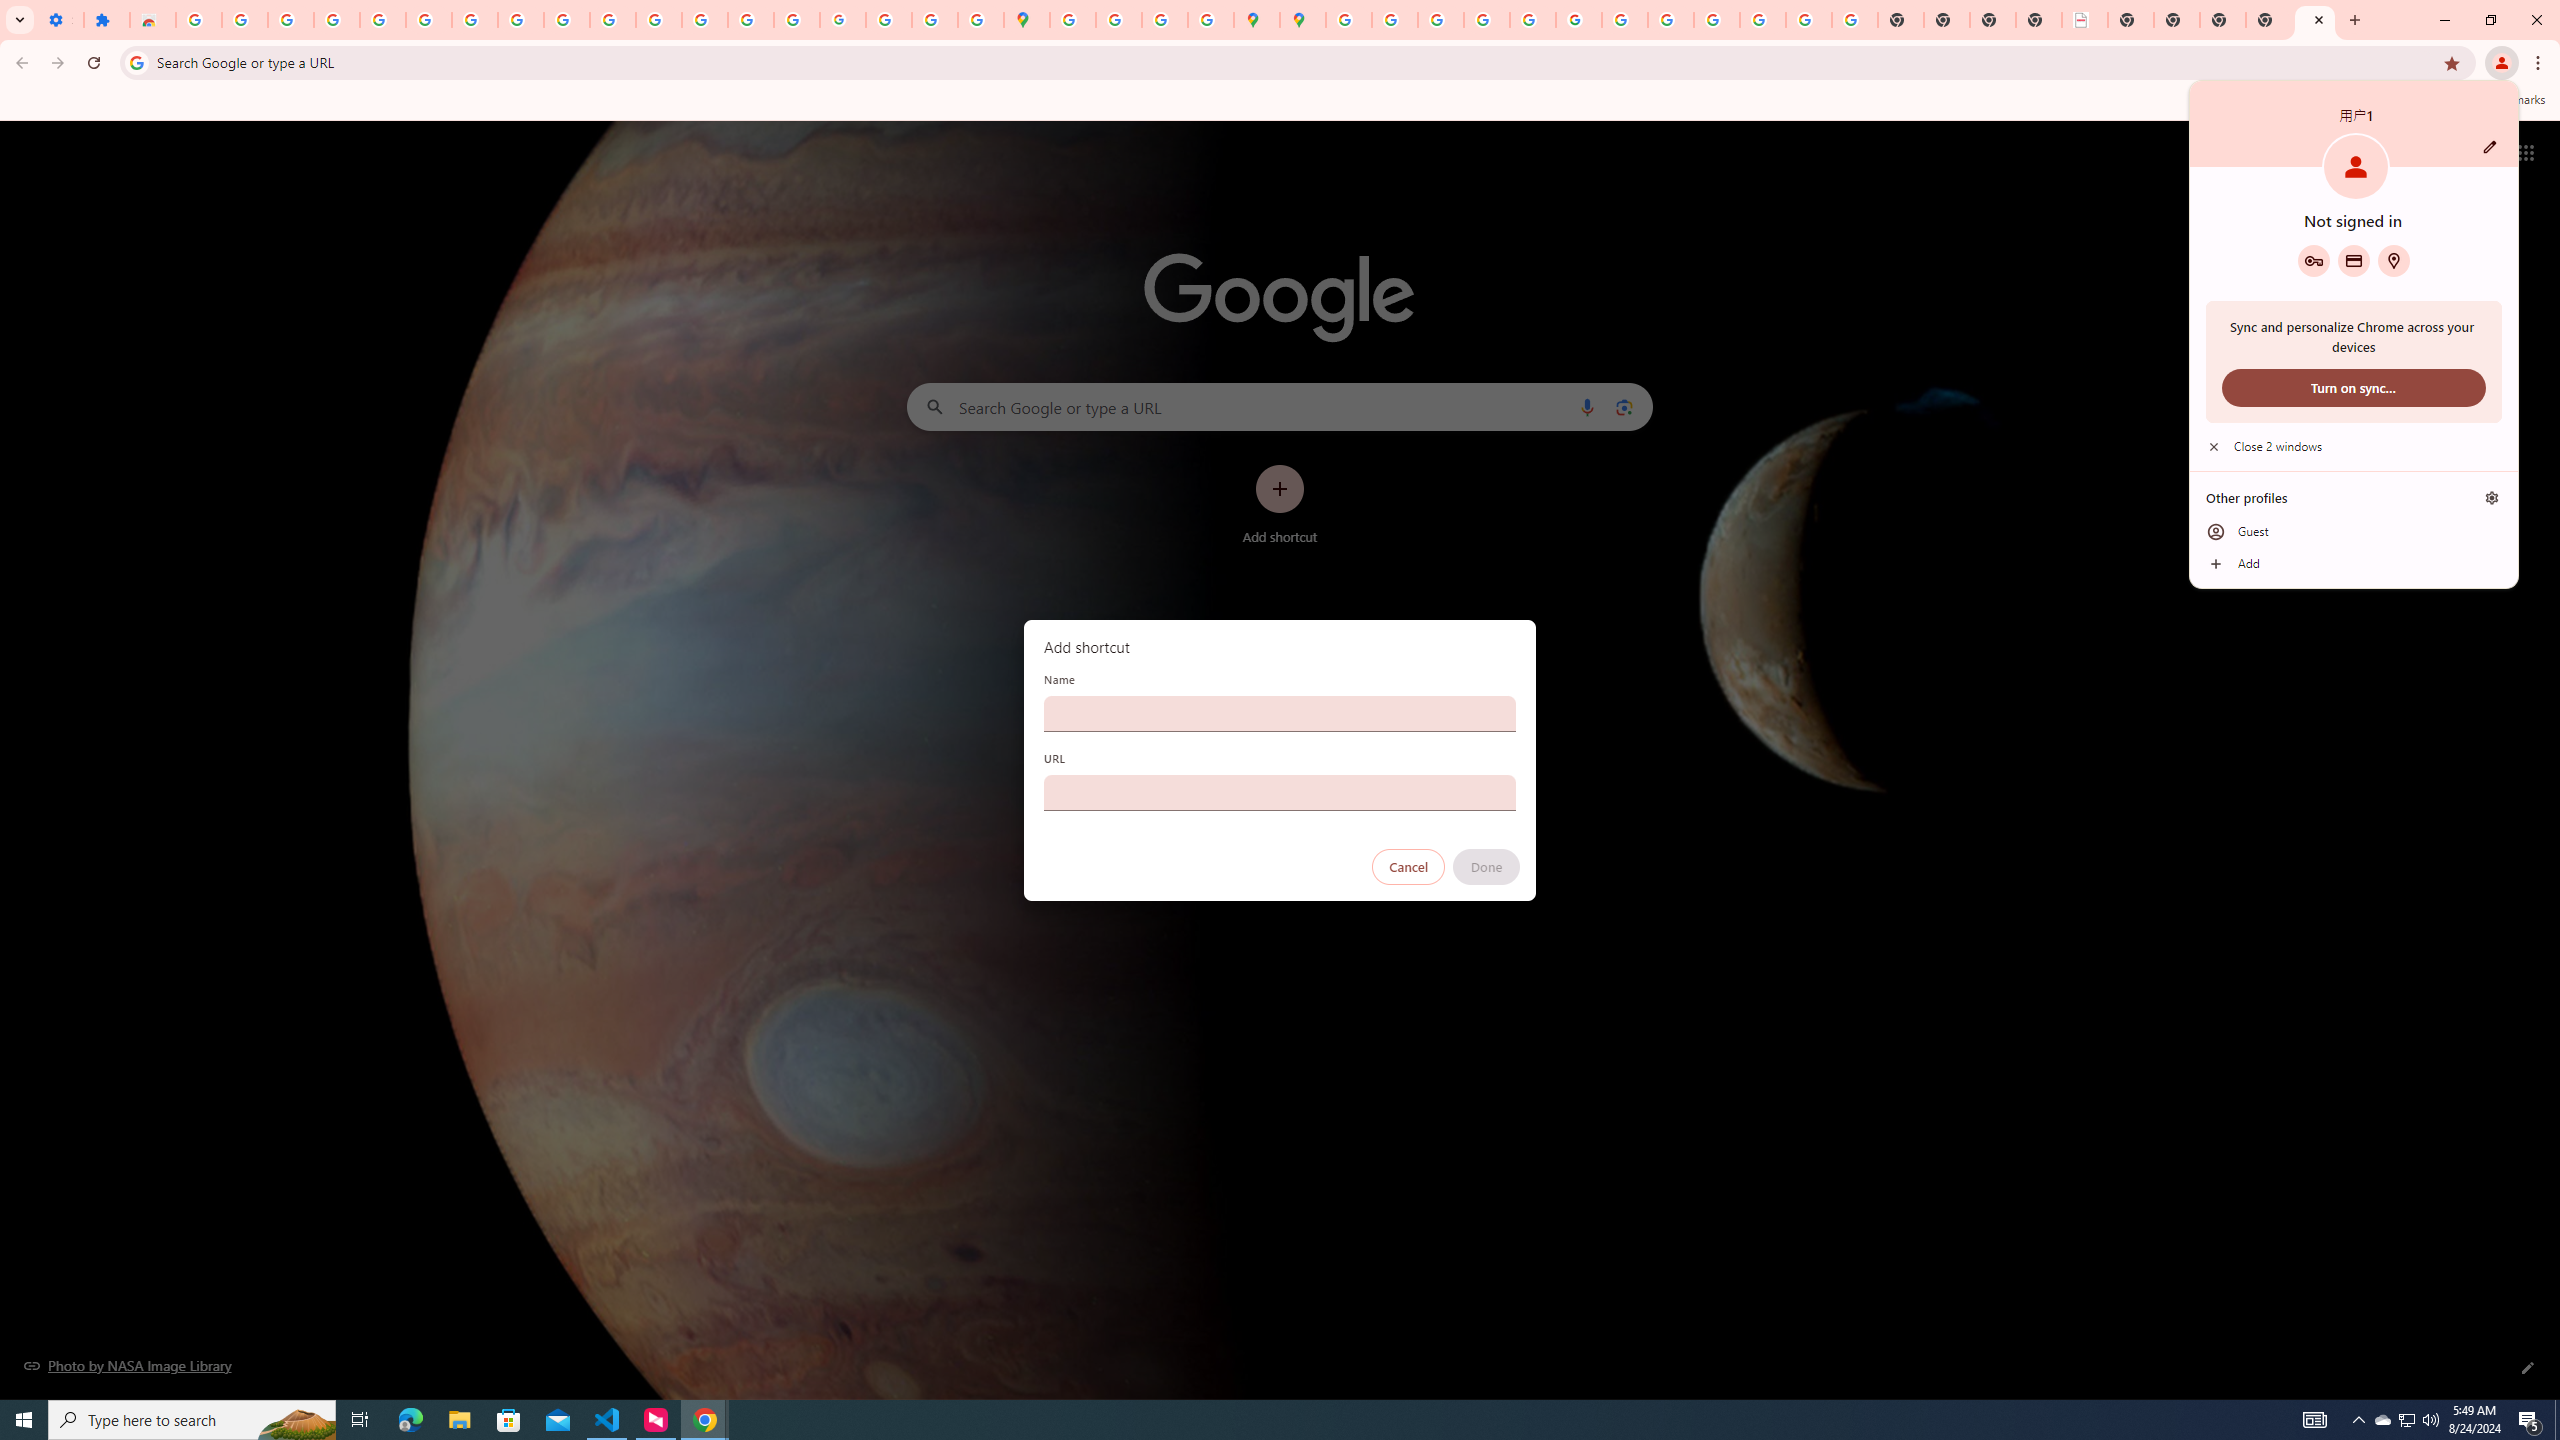 The height and width of the screenshot is (1440, 2560). I want to click on 'URL', so click(1280, 792).